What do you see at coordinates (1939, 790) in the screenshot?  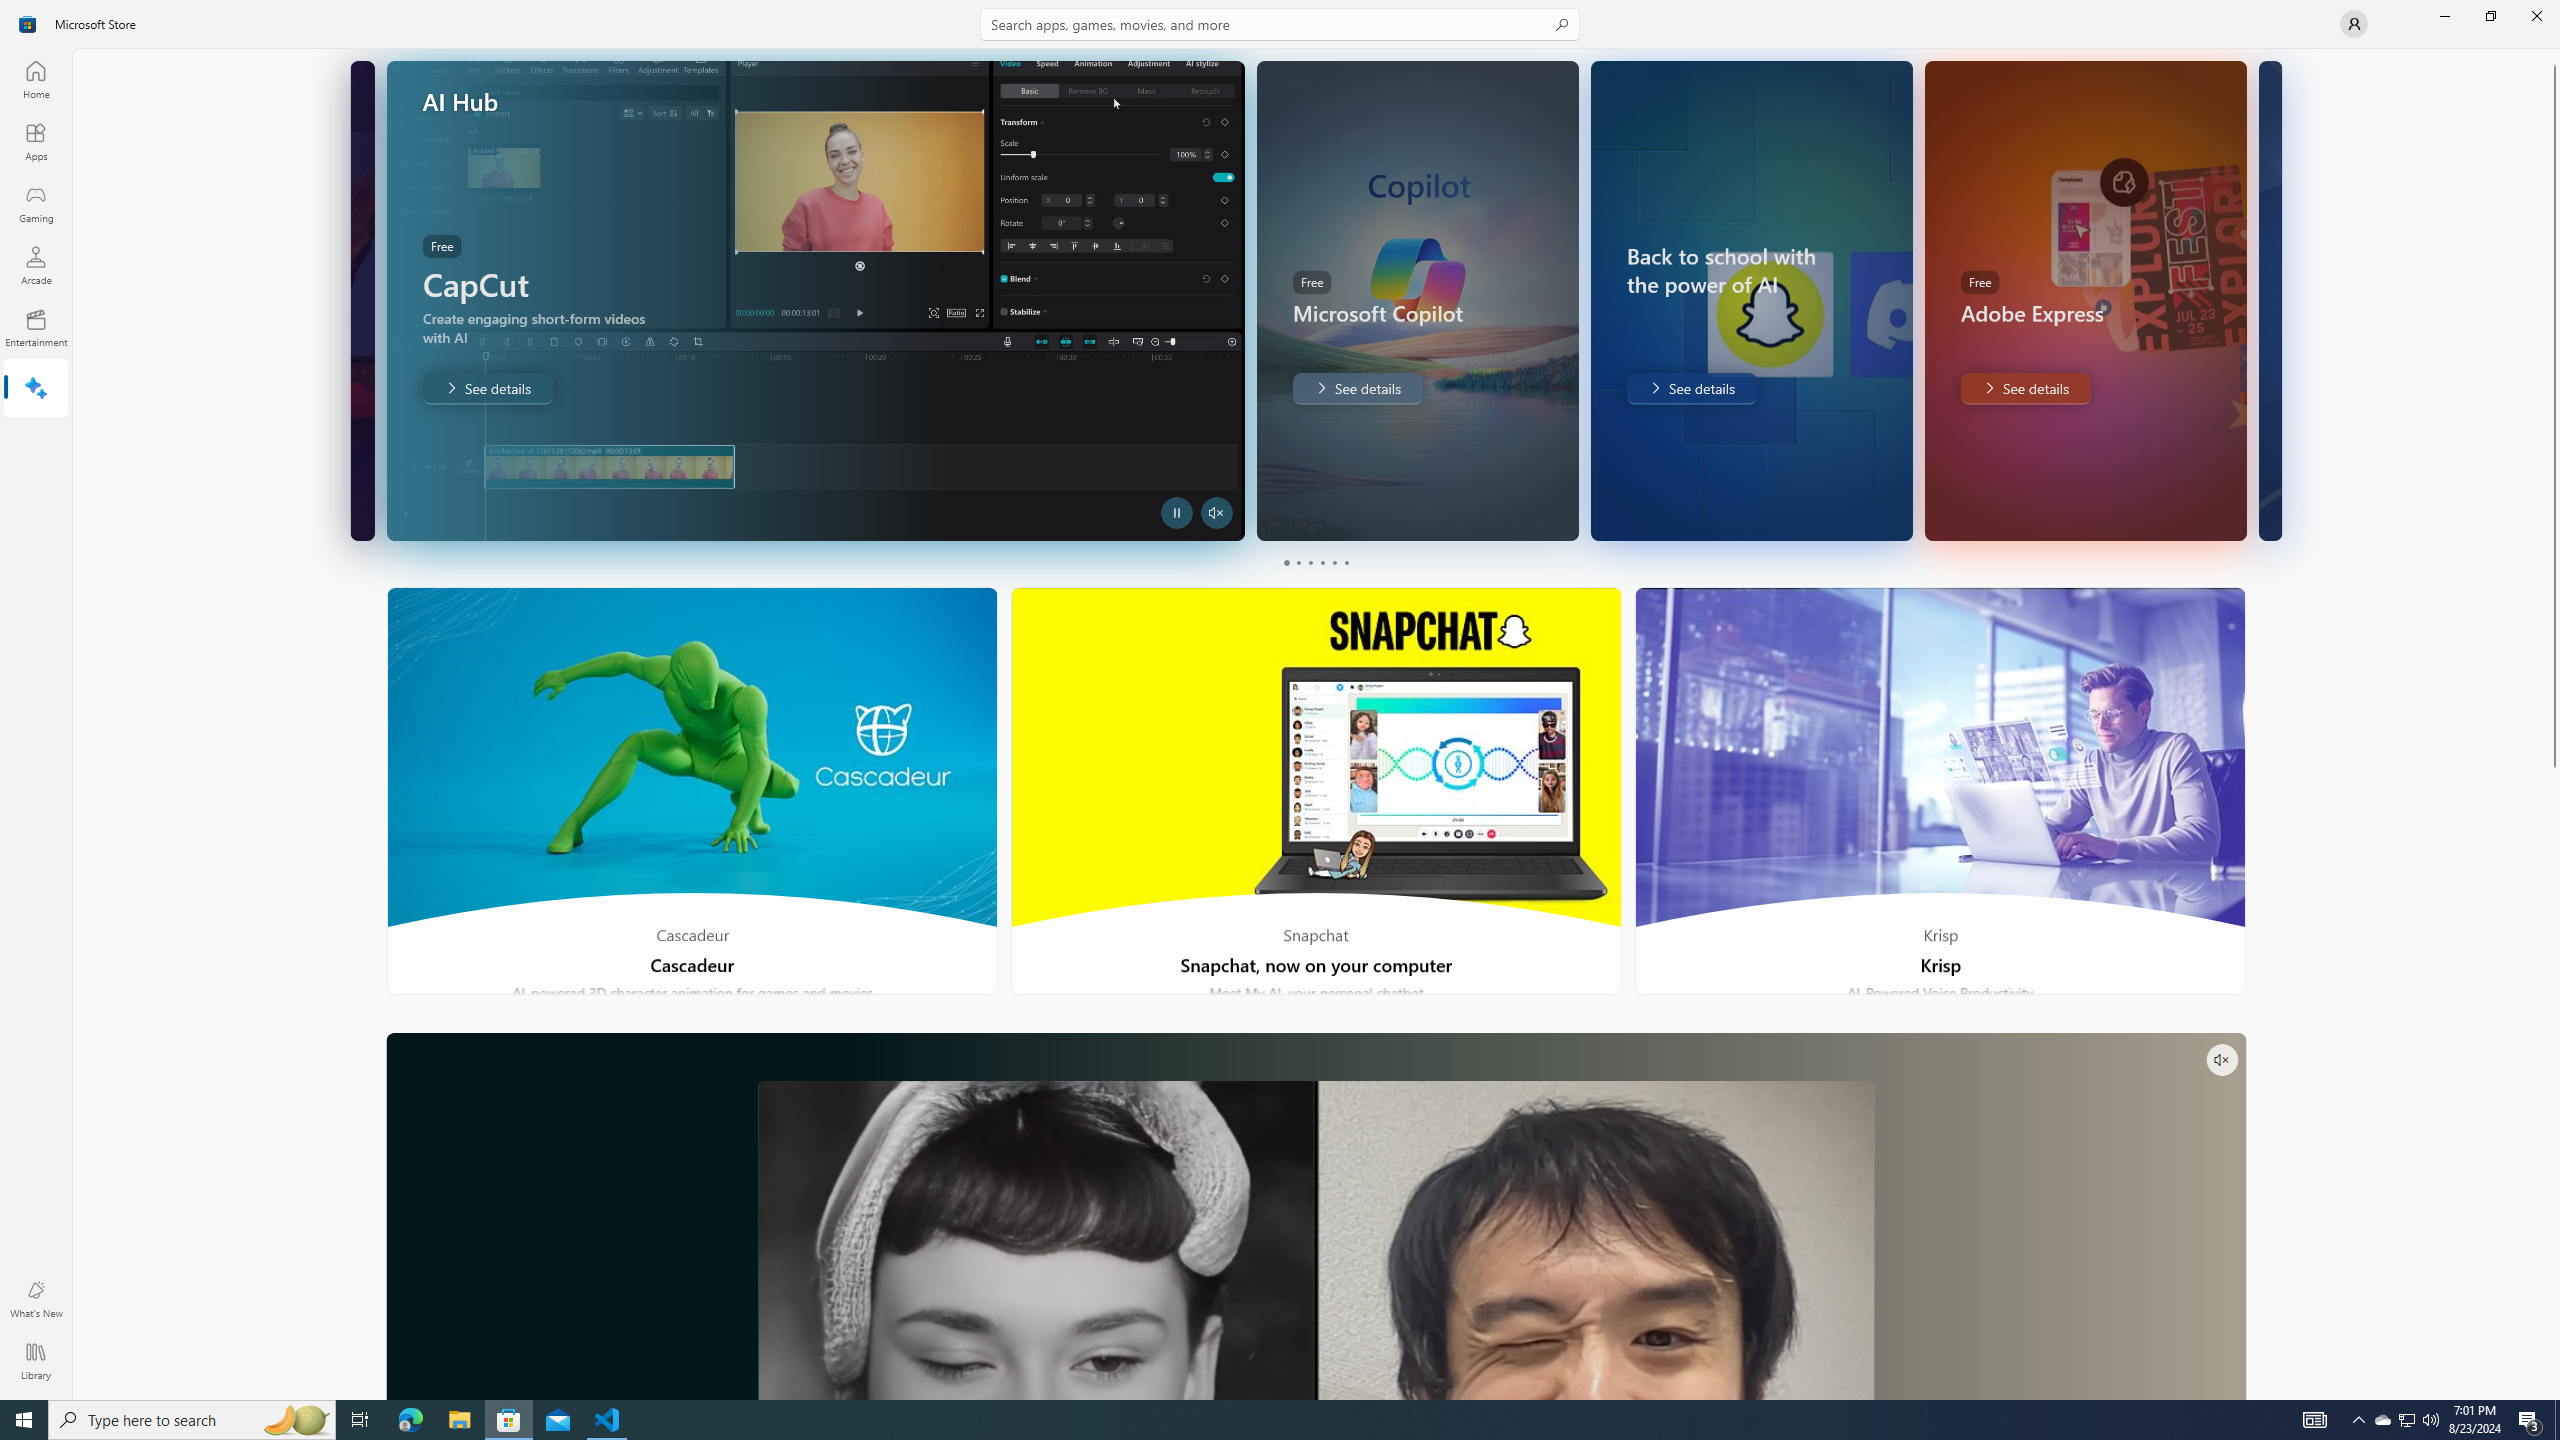 I see `'Krisp'` at bounding box center [1939, 790].